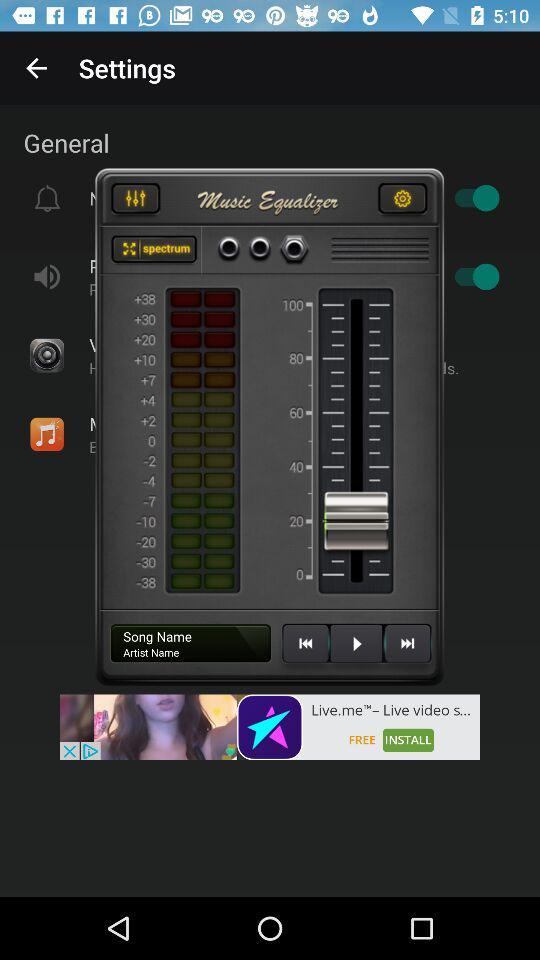 This screenshot has width=540, height=960. I want to click on app option, so click(153, 249).